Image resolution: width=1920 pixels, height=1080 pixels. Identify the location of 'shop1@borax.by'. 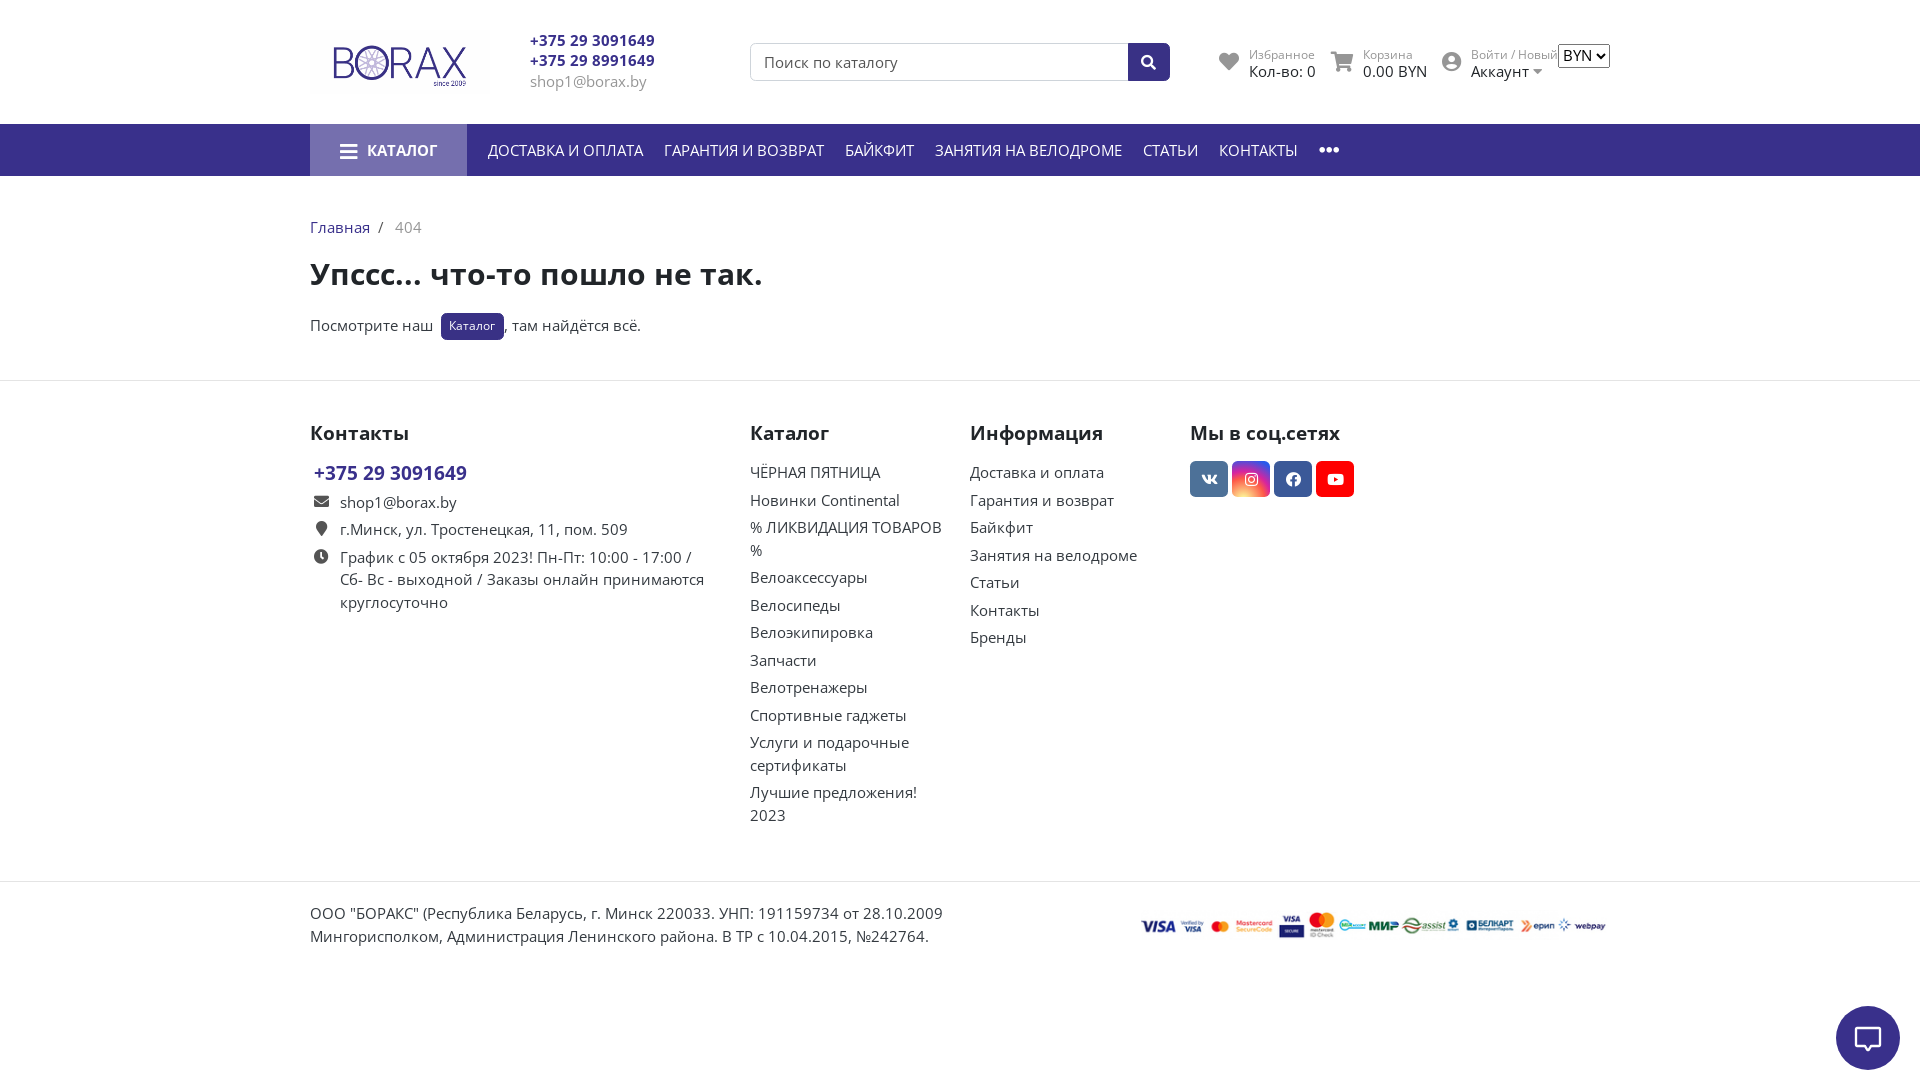
(587, 80).